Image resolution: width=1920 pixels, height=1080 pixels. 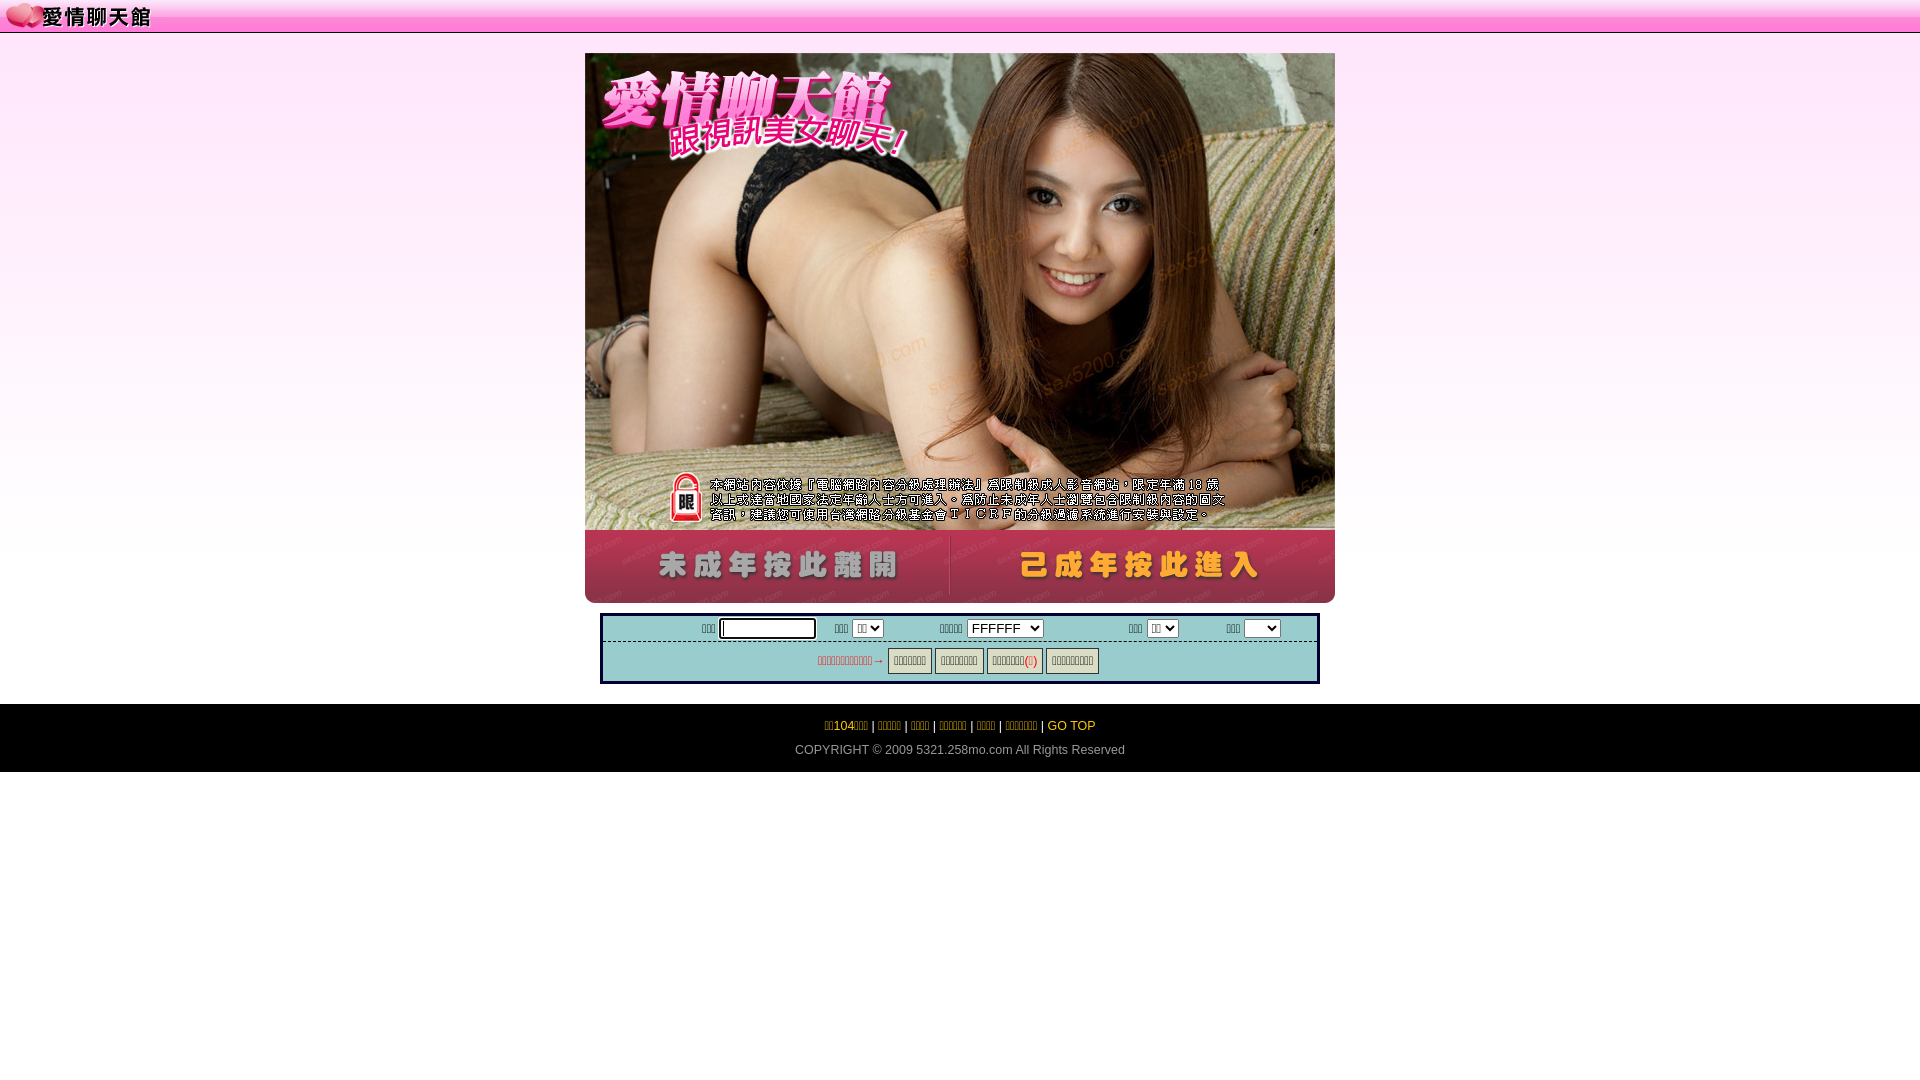 What do you see at coordinates (1046, 725) in the screenshot?
I see `'GO TOP'` at bounding box center [1046, 725].